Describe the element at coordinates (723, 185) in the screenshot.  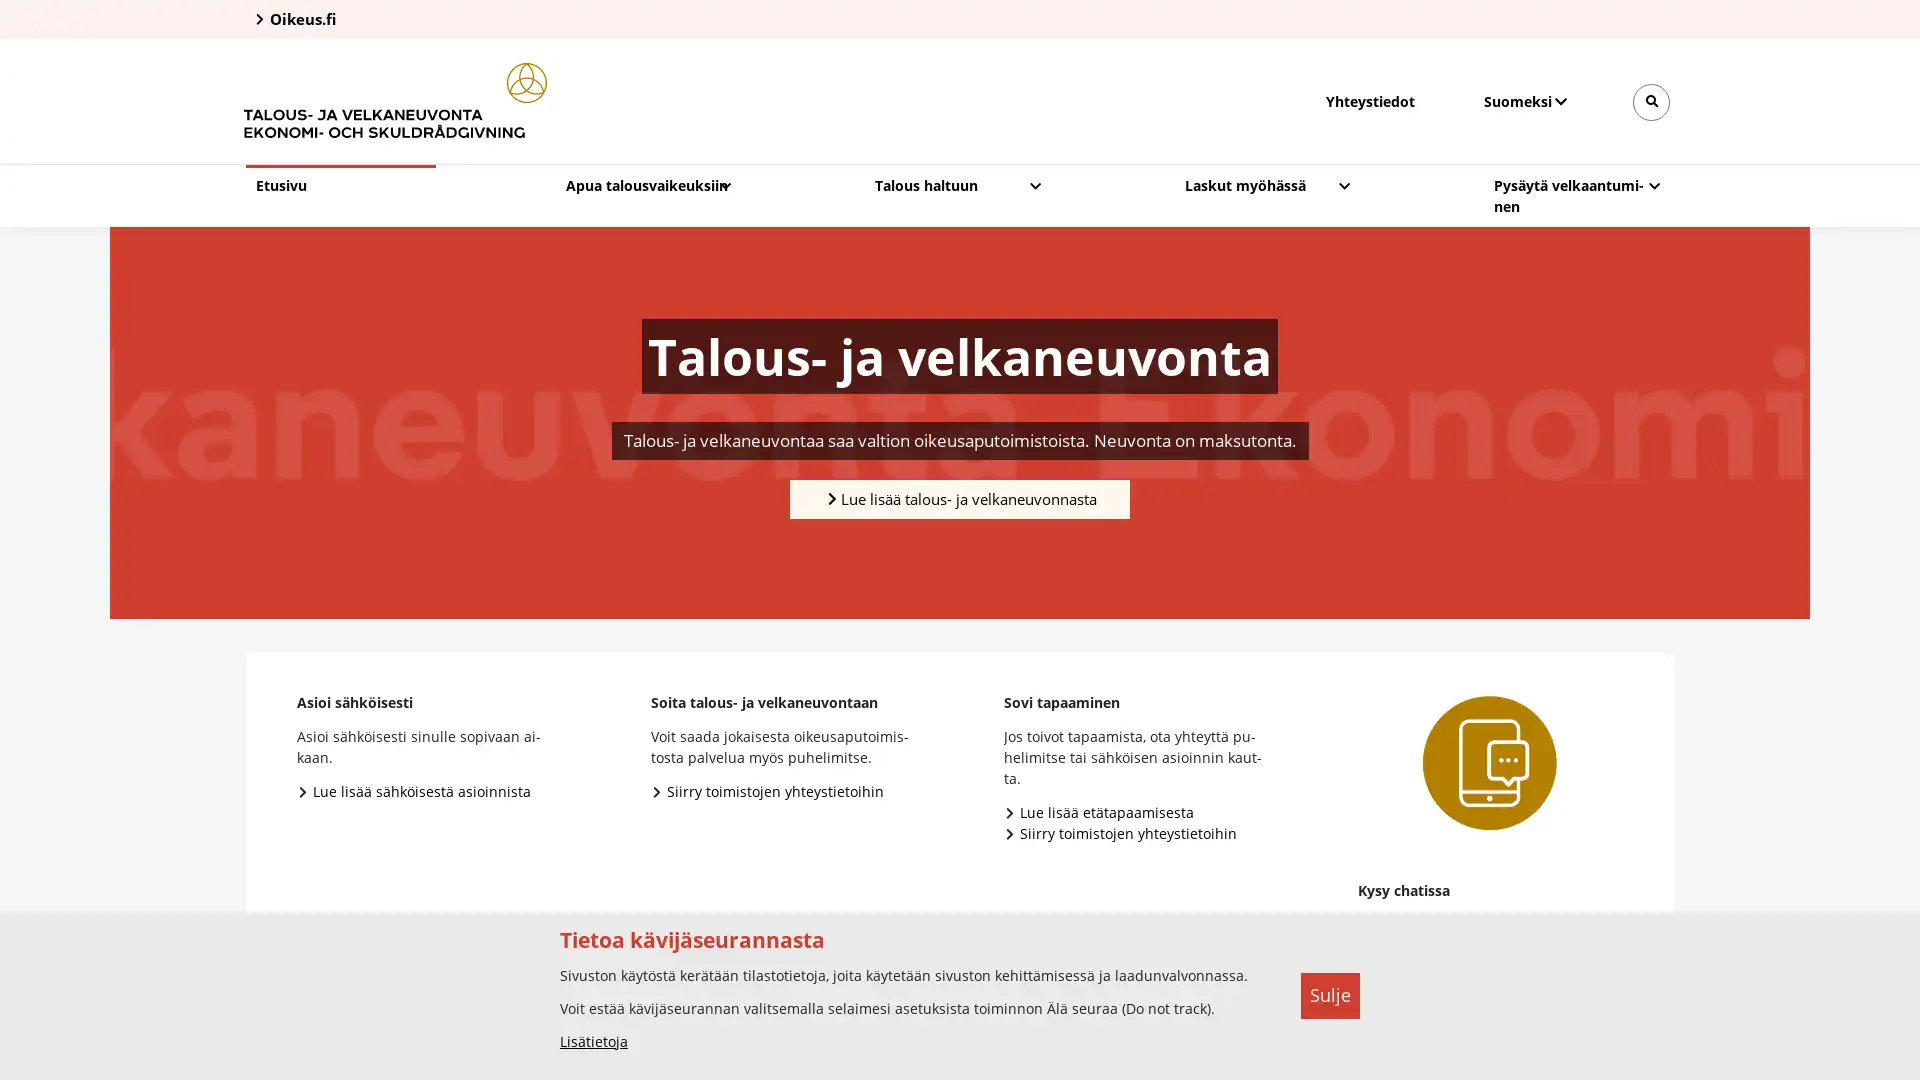
I see `Avaa pudotusvalikko` at that location.